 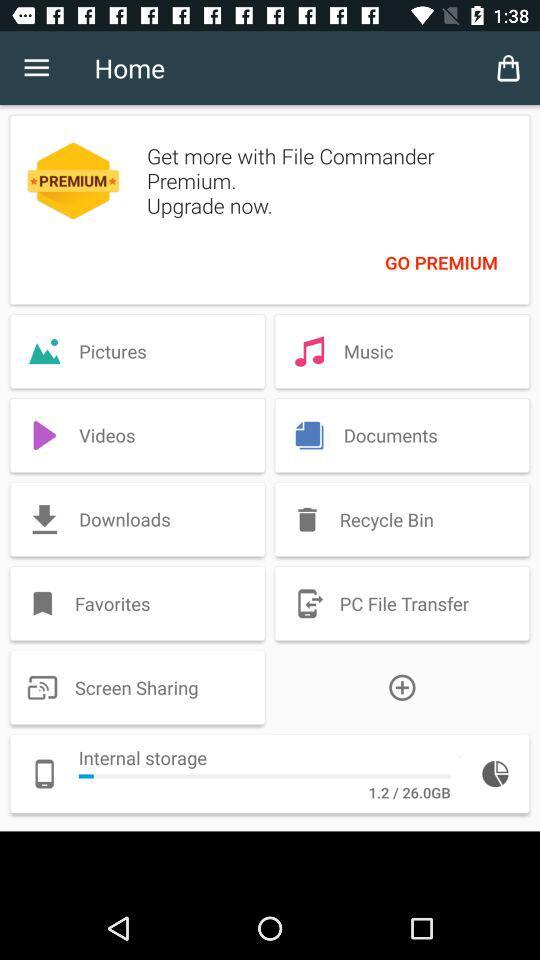 I want to click on the icon above the go premium icon, so click(x=508, y=68).